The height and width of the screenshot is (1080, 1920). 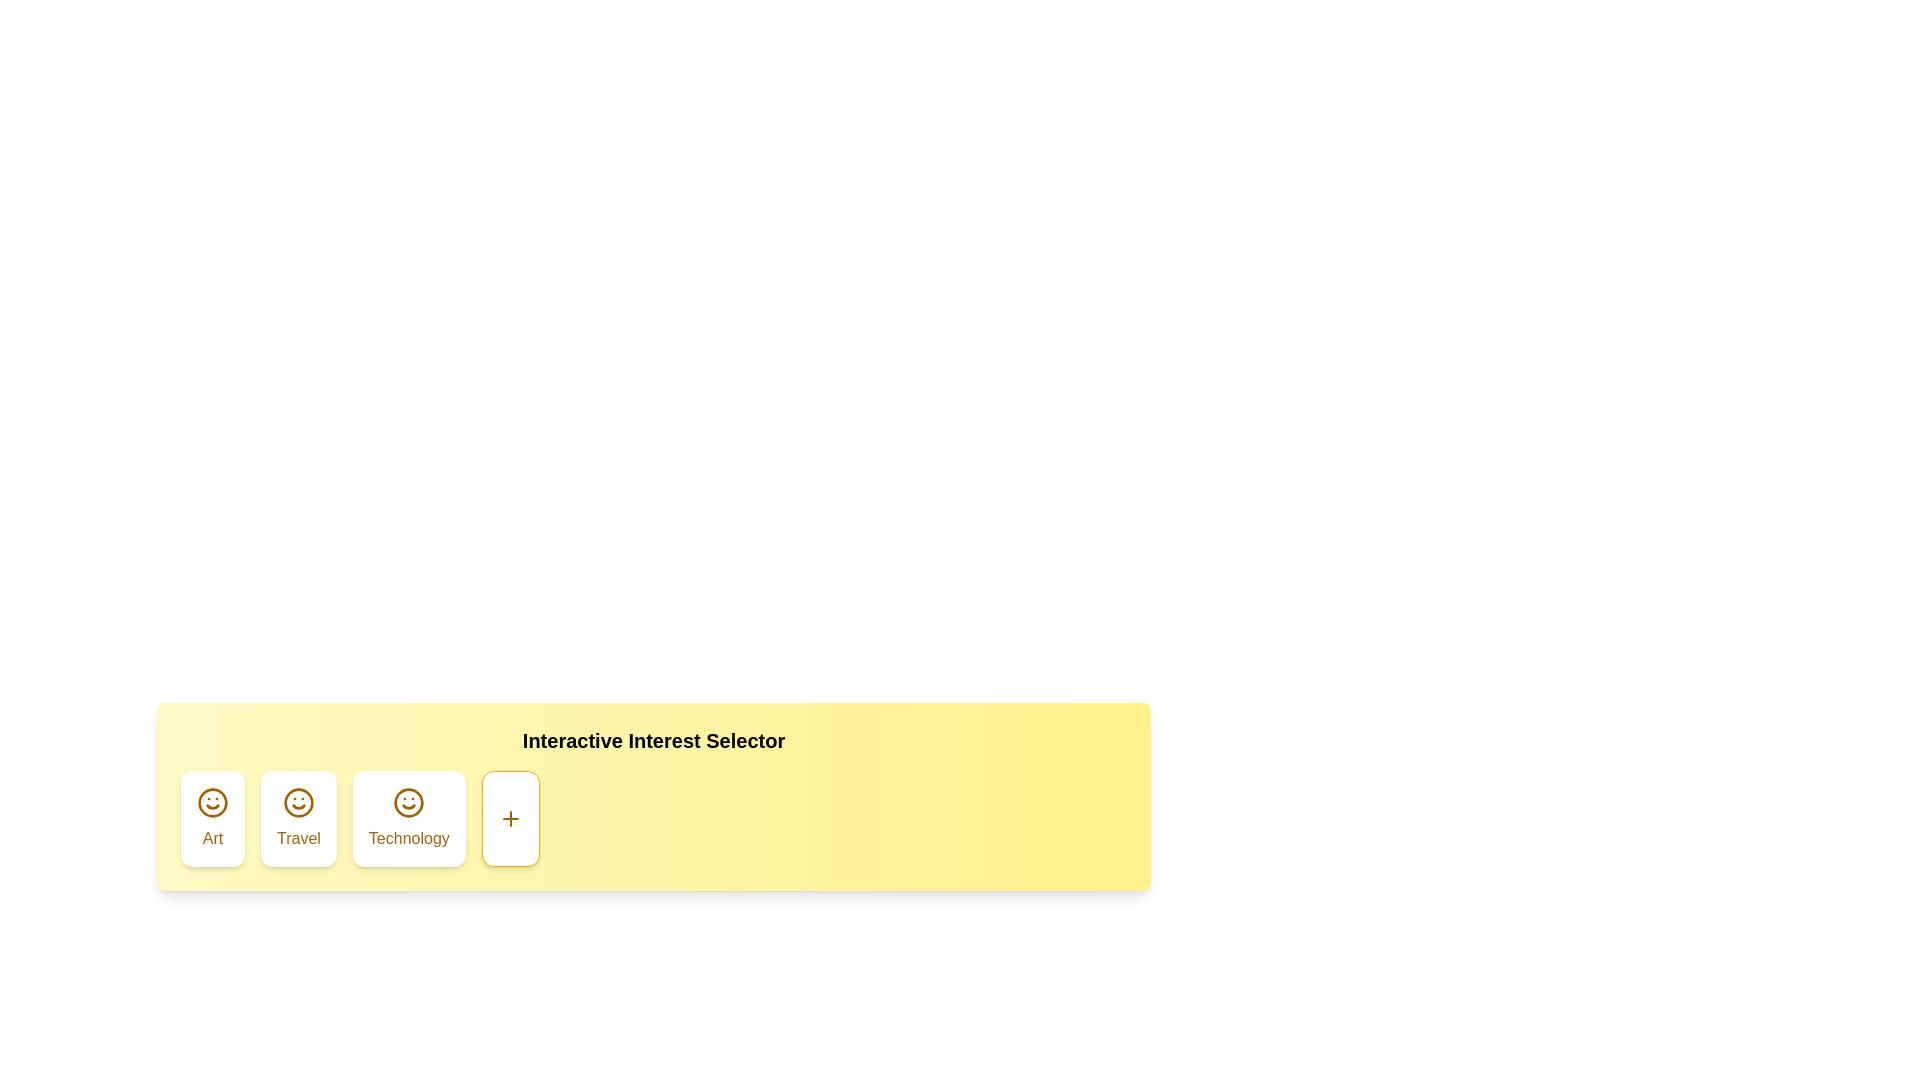 What do you see at coordinates (212, 818) in the screenshot?
I see `the chip labeled Art to observe its visual changes` at bounding box center [212, 818].